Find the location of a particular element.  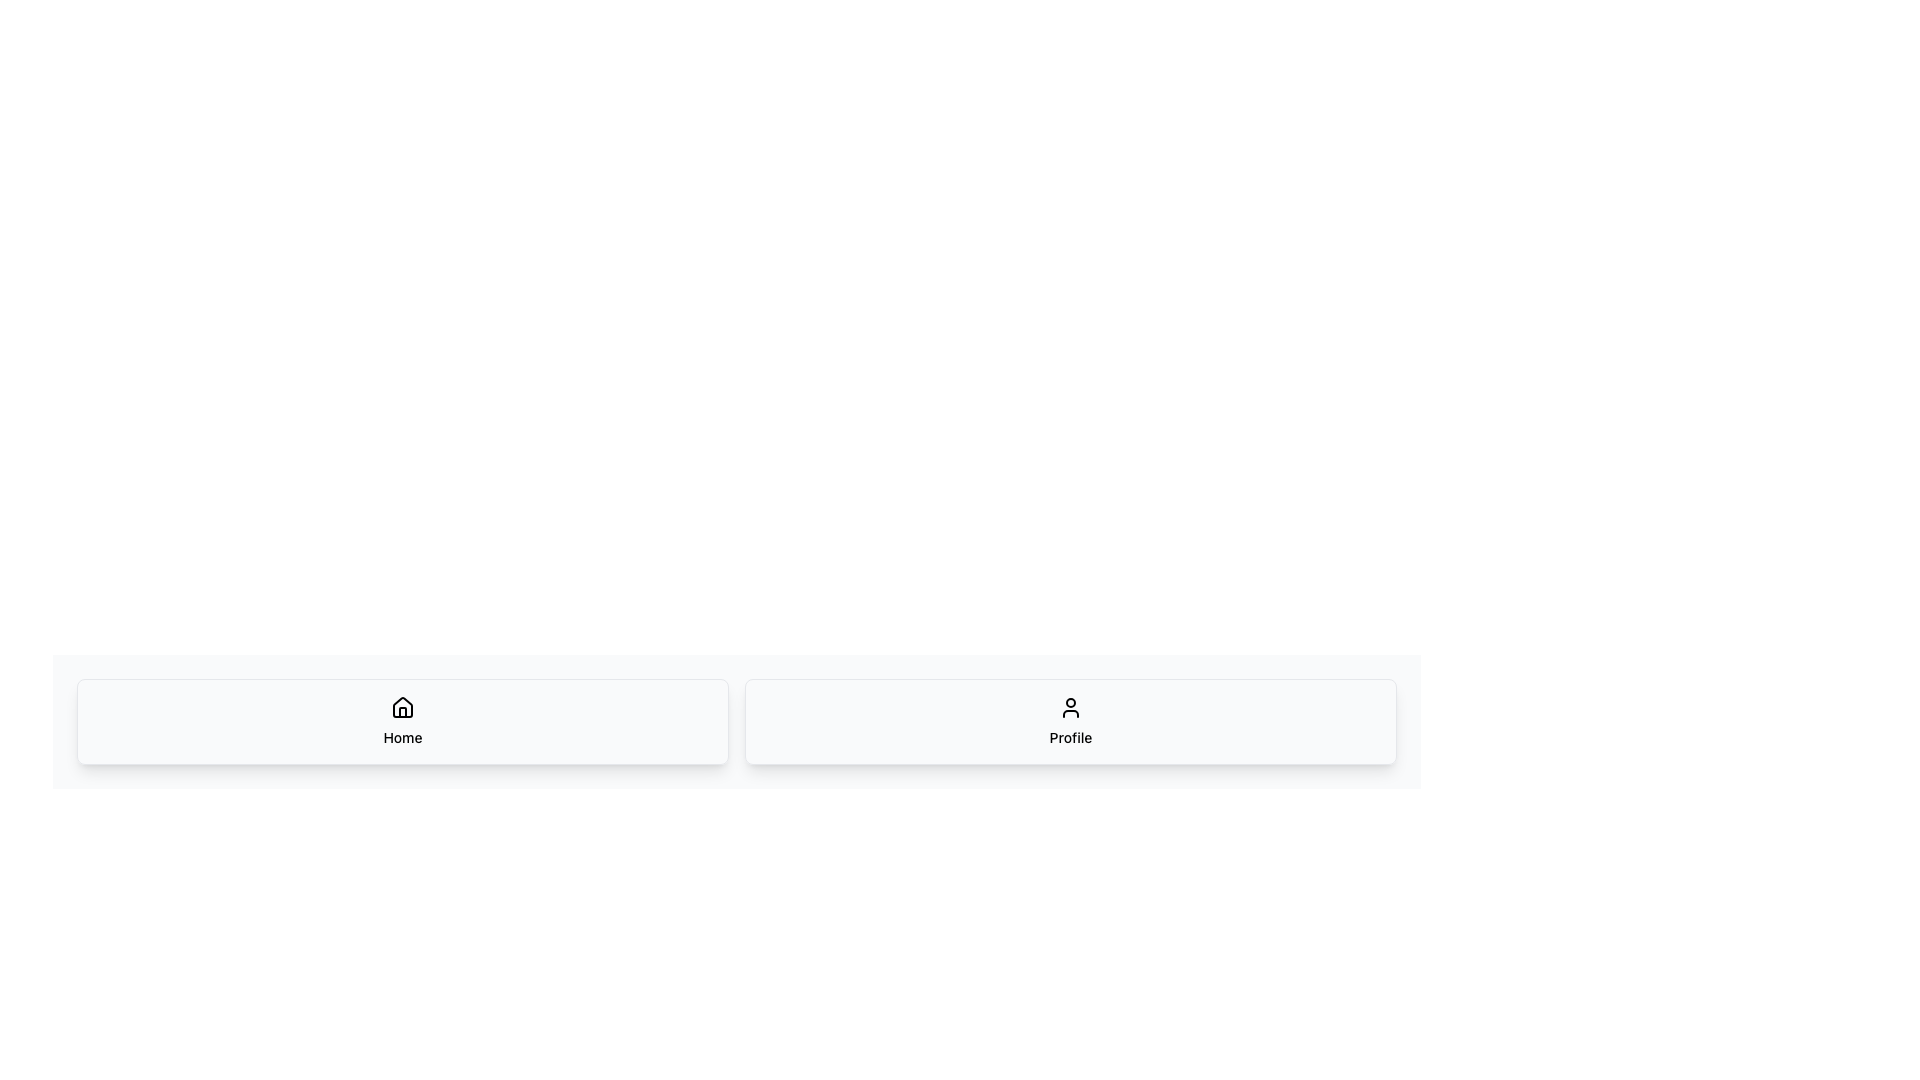

the button located to the right of the 'Home' button, which redirects to the profile or account page is located at coordinates (1069, 721).